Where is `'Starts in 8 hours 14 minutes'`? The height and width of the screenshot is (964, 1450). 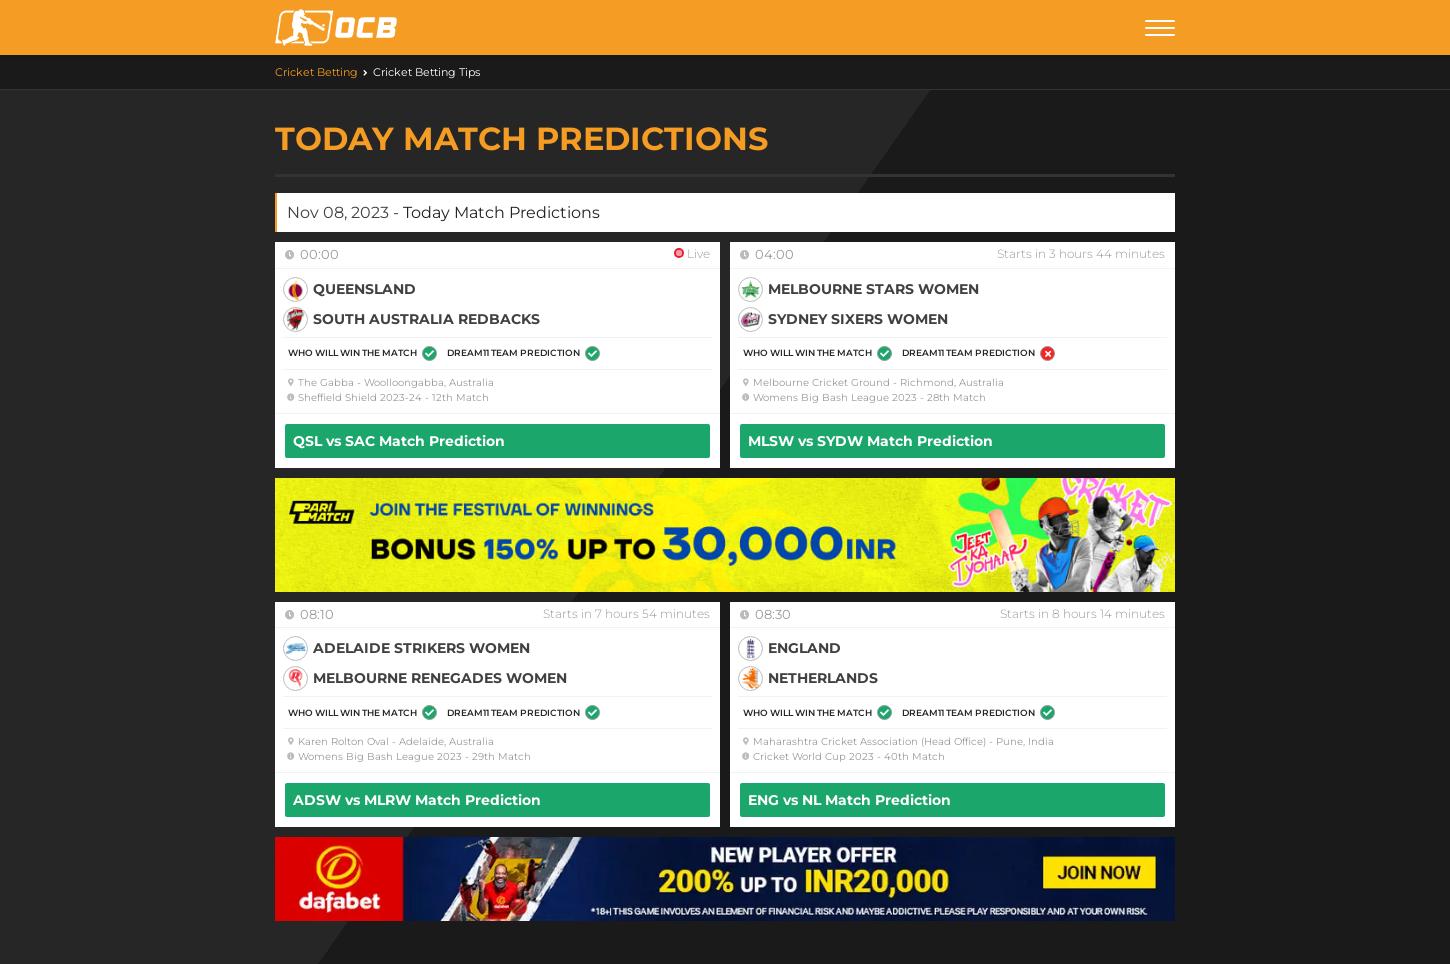 'Starts in 8 hours 14 minutes' is located at coordinates (1000, 612).